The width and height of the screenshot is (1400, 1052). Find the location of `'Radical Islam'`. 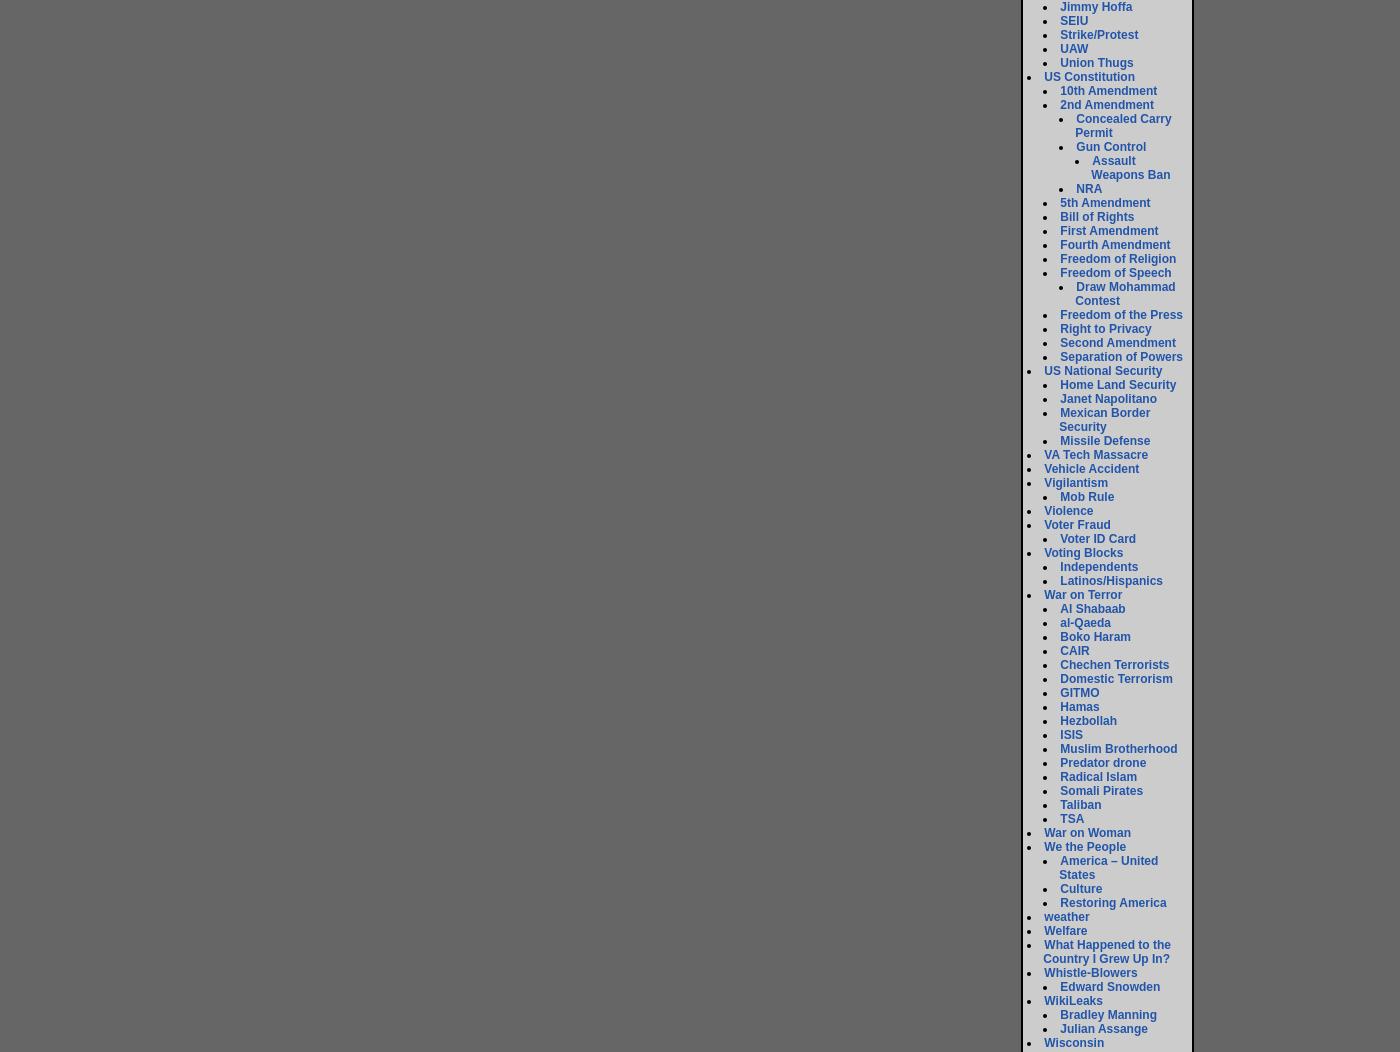

'Radical Islam' is located at coordinates (1059, 776).